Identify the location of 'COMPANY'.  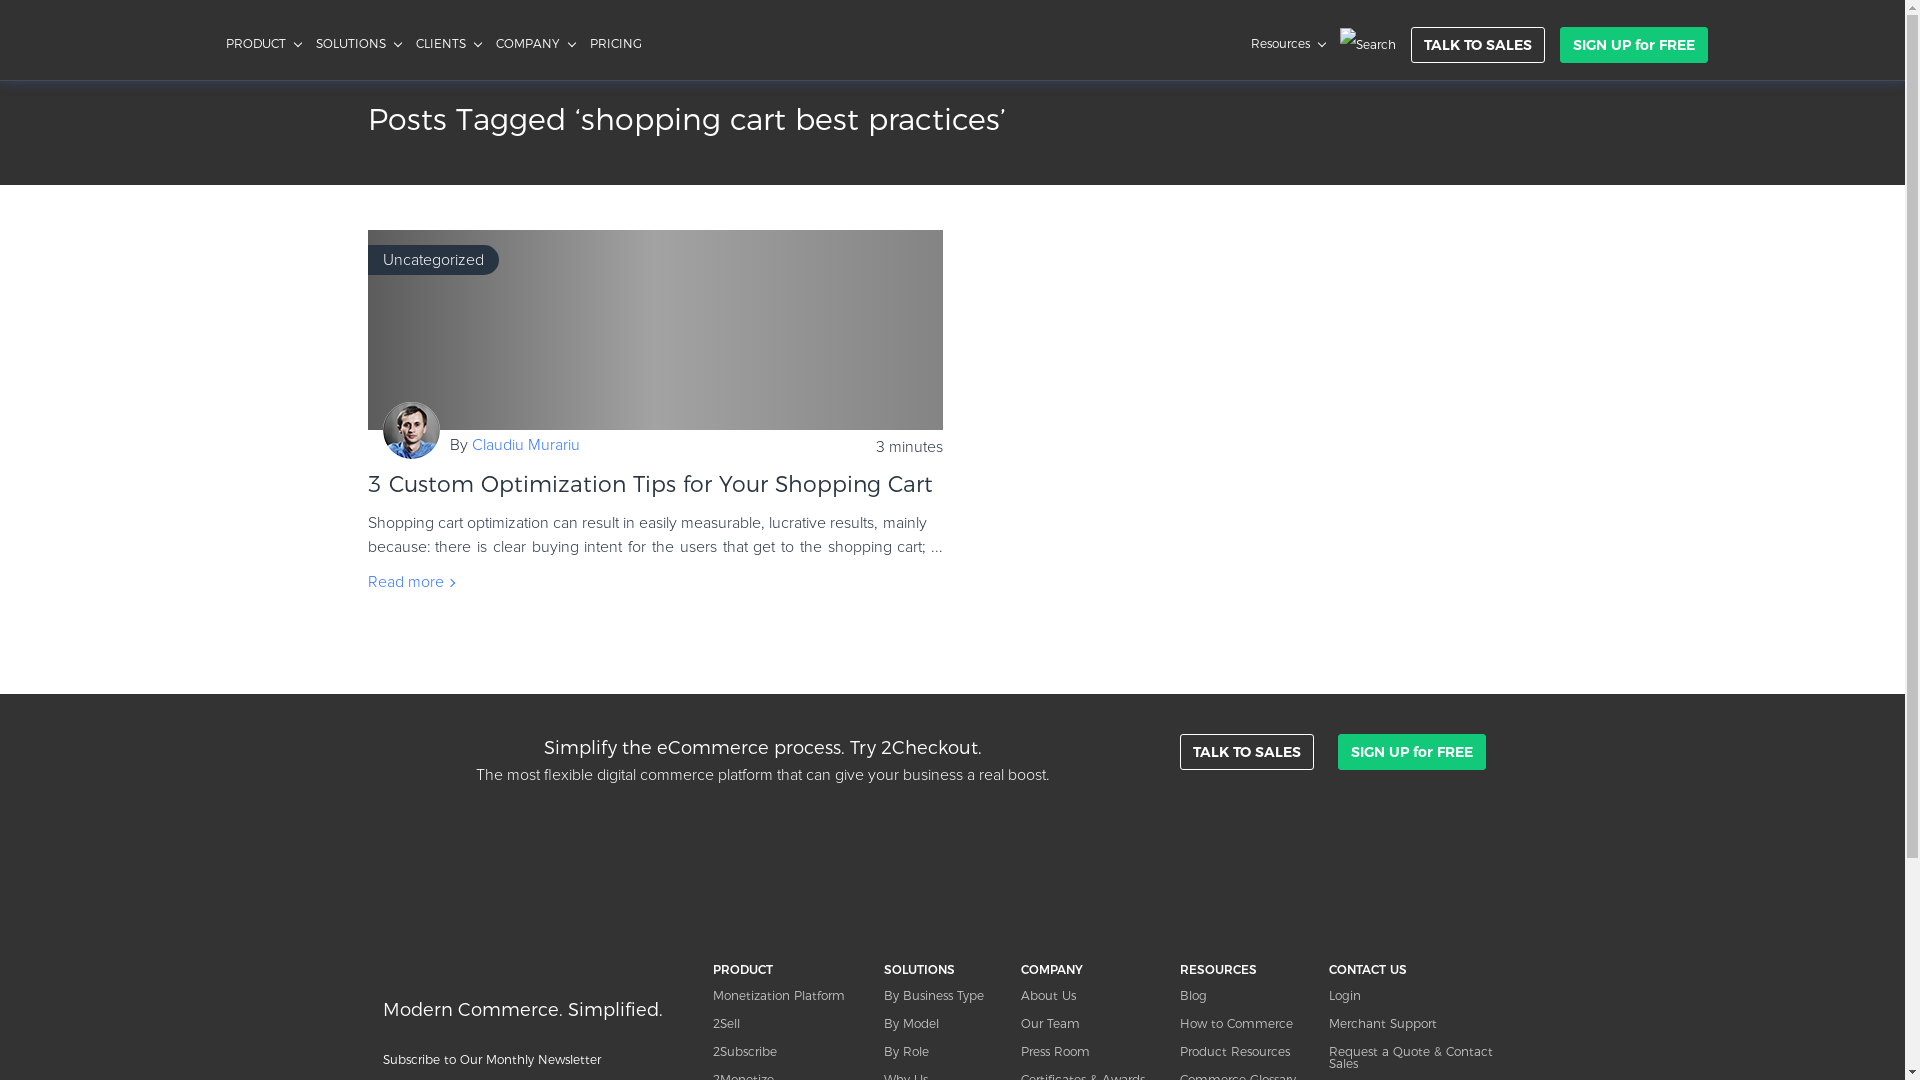
(495, 43).